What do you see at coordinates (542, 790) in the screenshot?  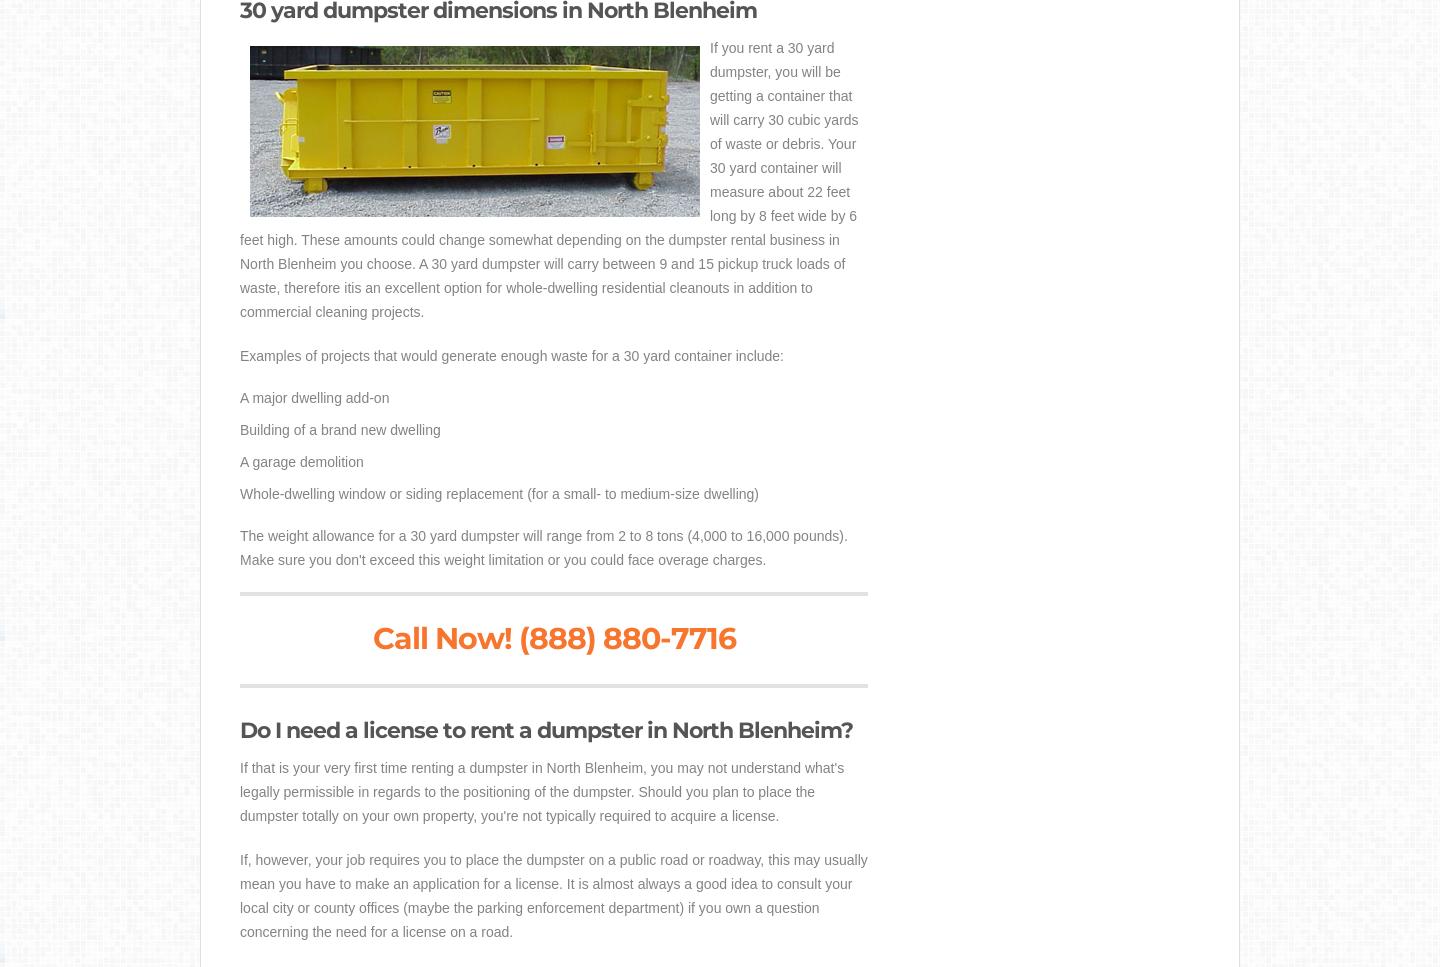 I see `'If that is your very first time renting a dumpster in North Blenheim, you may not understand what's legally permissible in regards to the positioning of the dumpster. Should you plan to place the dumpster totally on your own property, you're not typically required to acquire a license.'` at bounding box center [542, 790].